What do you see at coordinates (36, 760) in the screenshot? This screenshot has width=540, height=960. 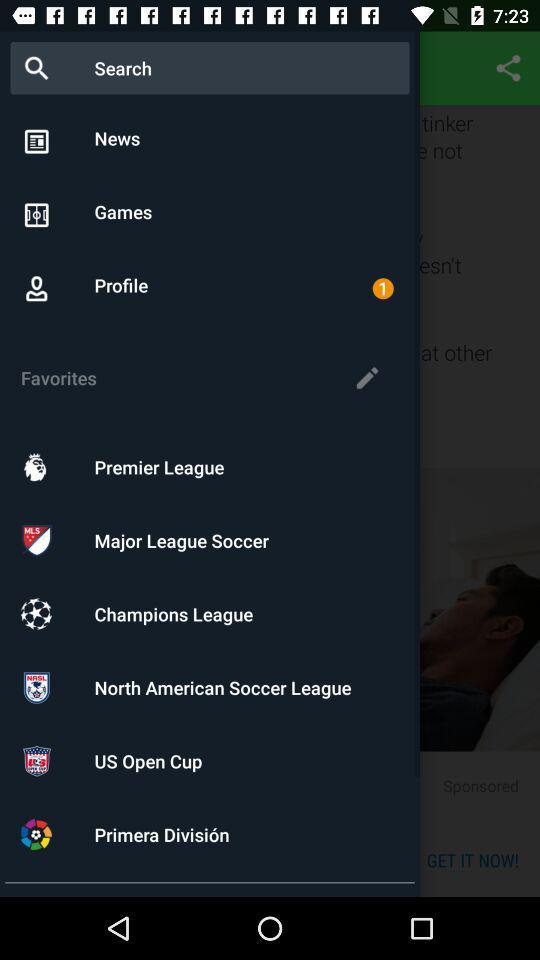 I see `the label left to us open cup` at bounding box center [36, 760].